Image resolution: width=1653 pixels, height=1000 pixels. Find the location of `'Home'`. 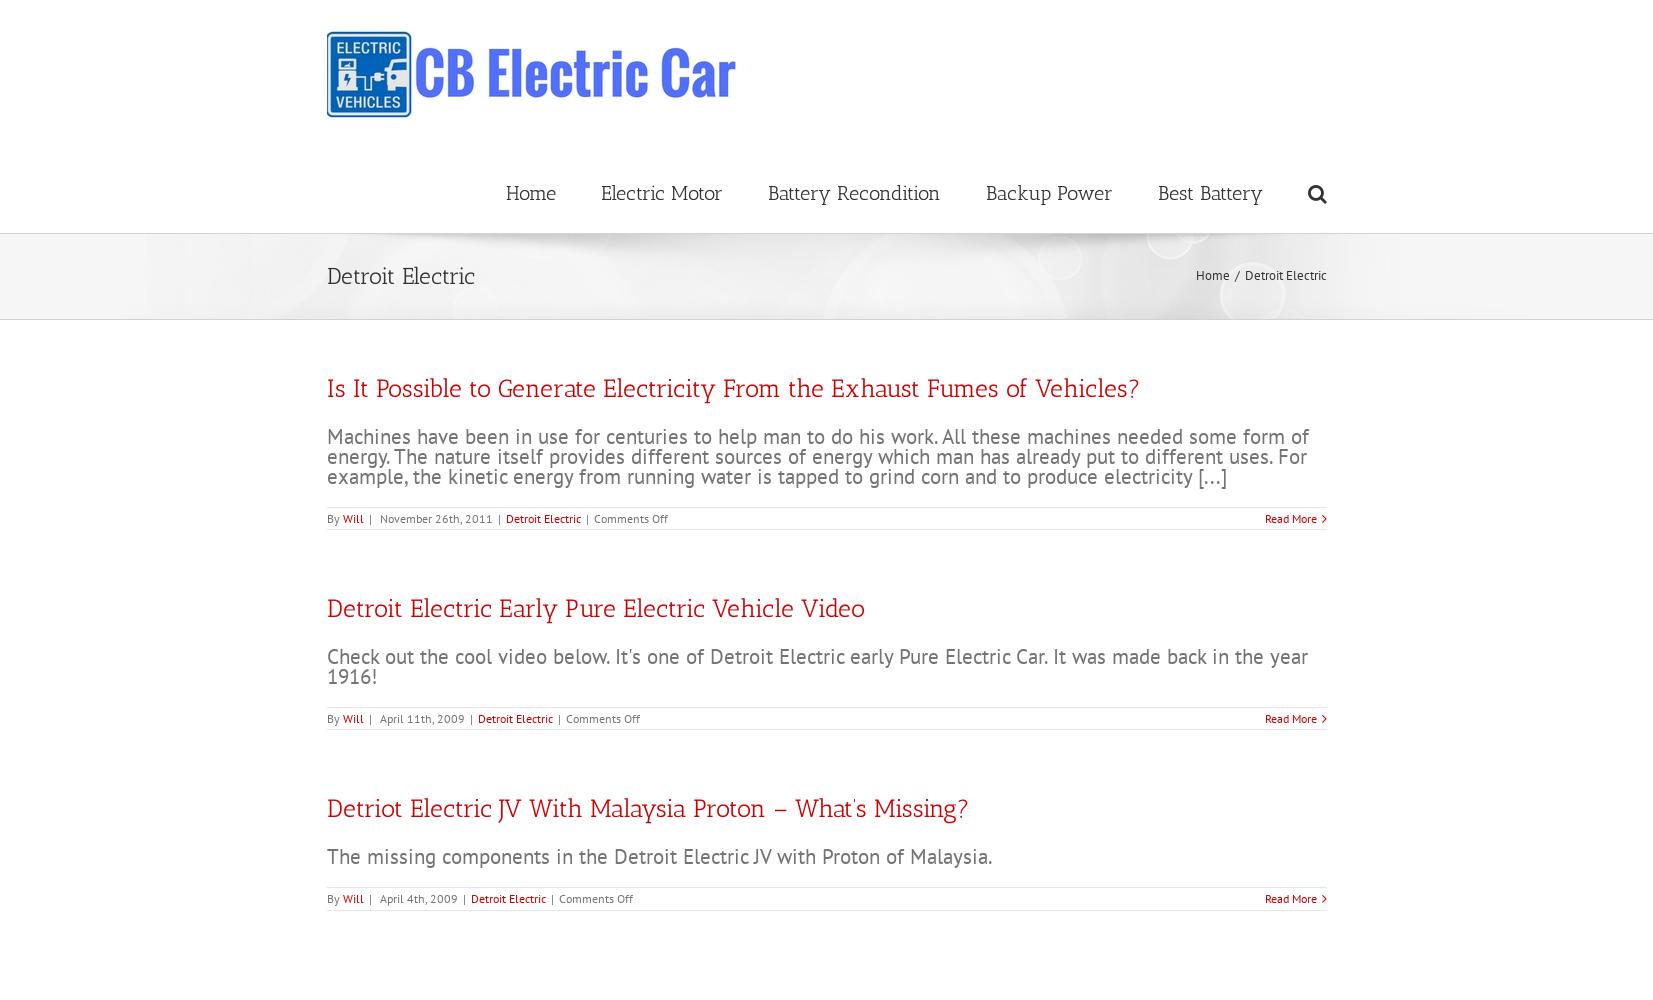

'Home' is located at coordinates (1211, 275).